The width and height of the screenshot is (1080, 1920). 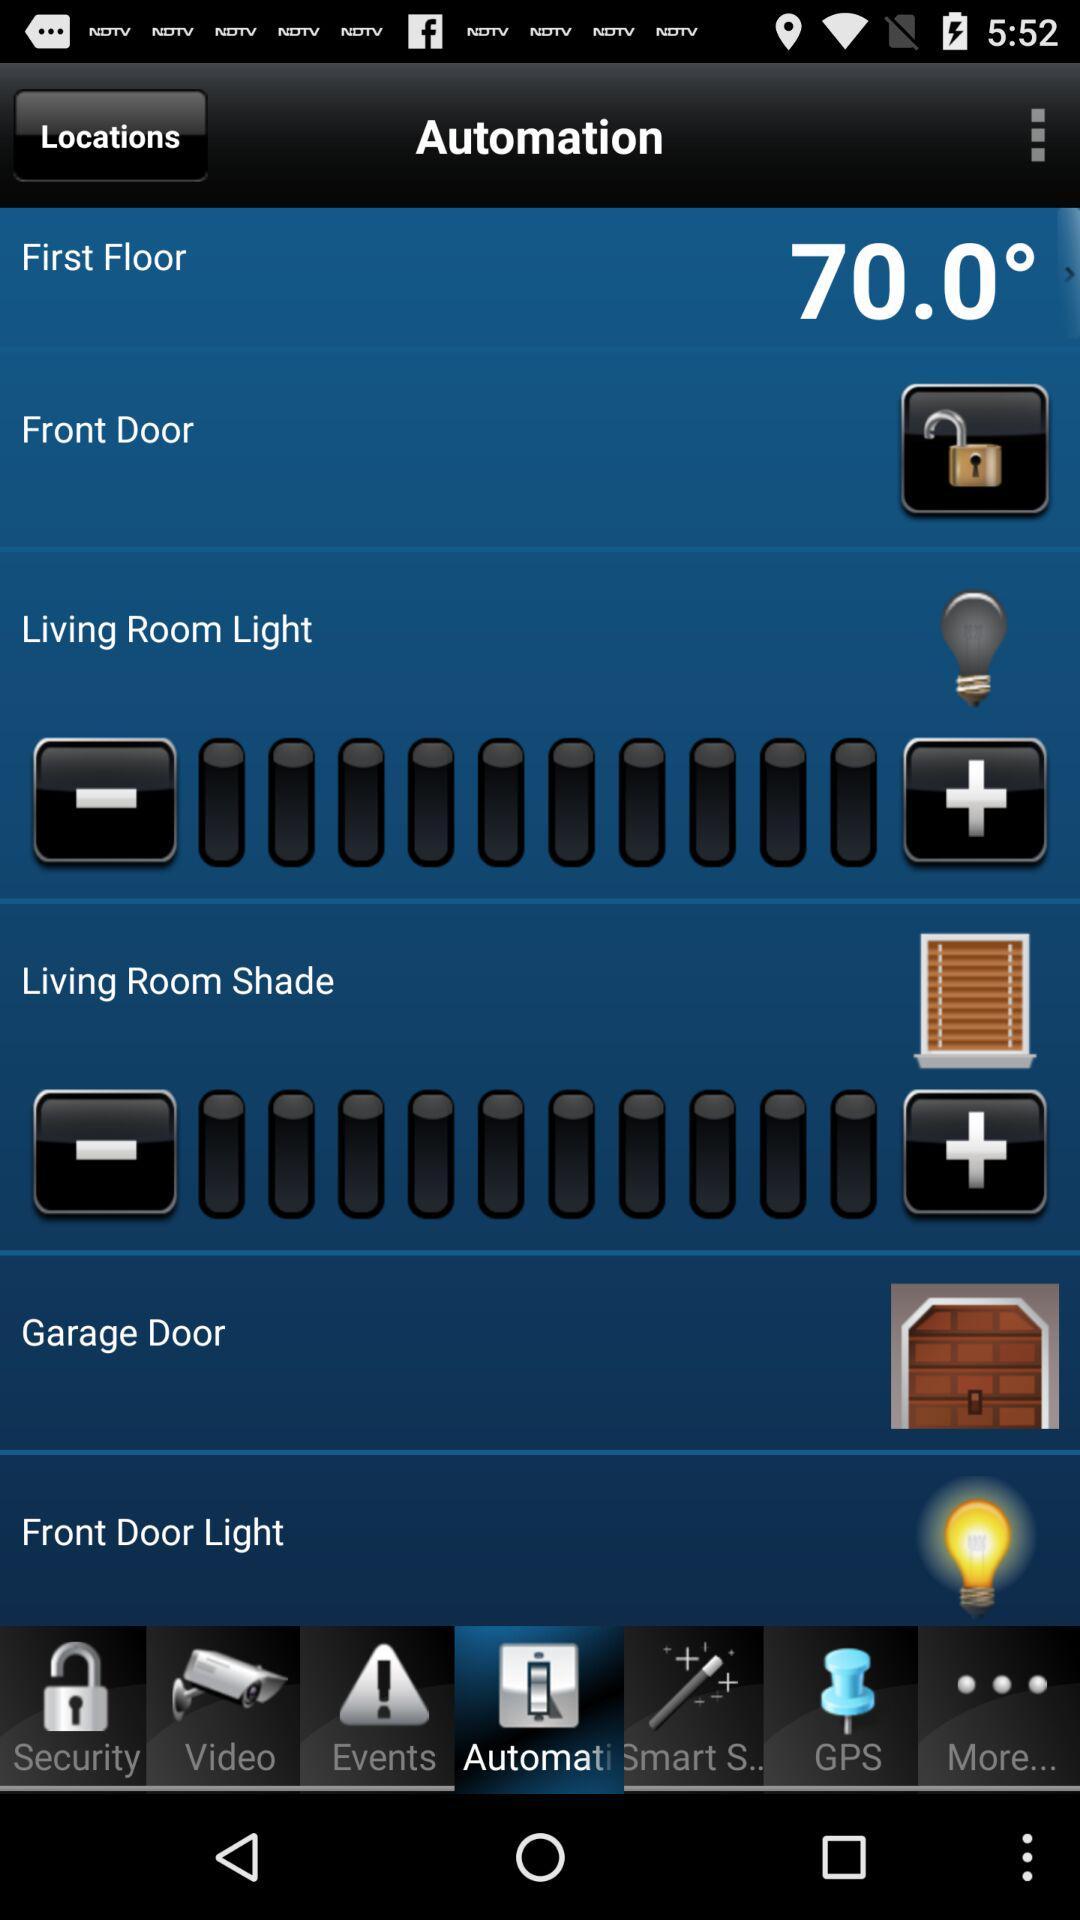 What do you see at coordinates (974, 649) in the screenshot?
I see `turn light on` at bounding box center [974, 649].